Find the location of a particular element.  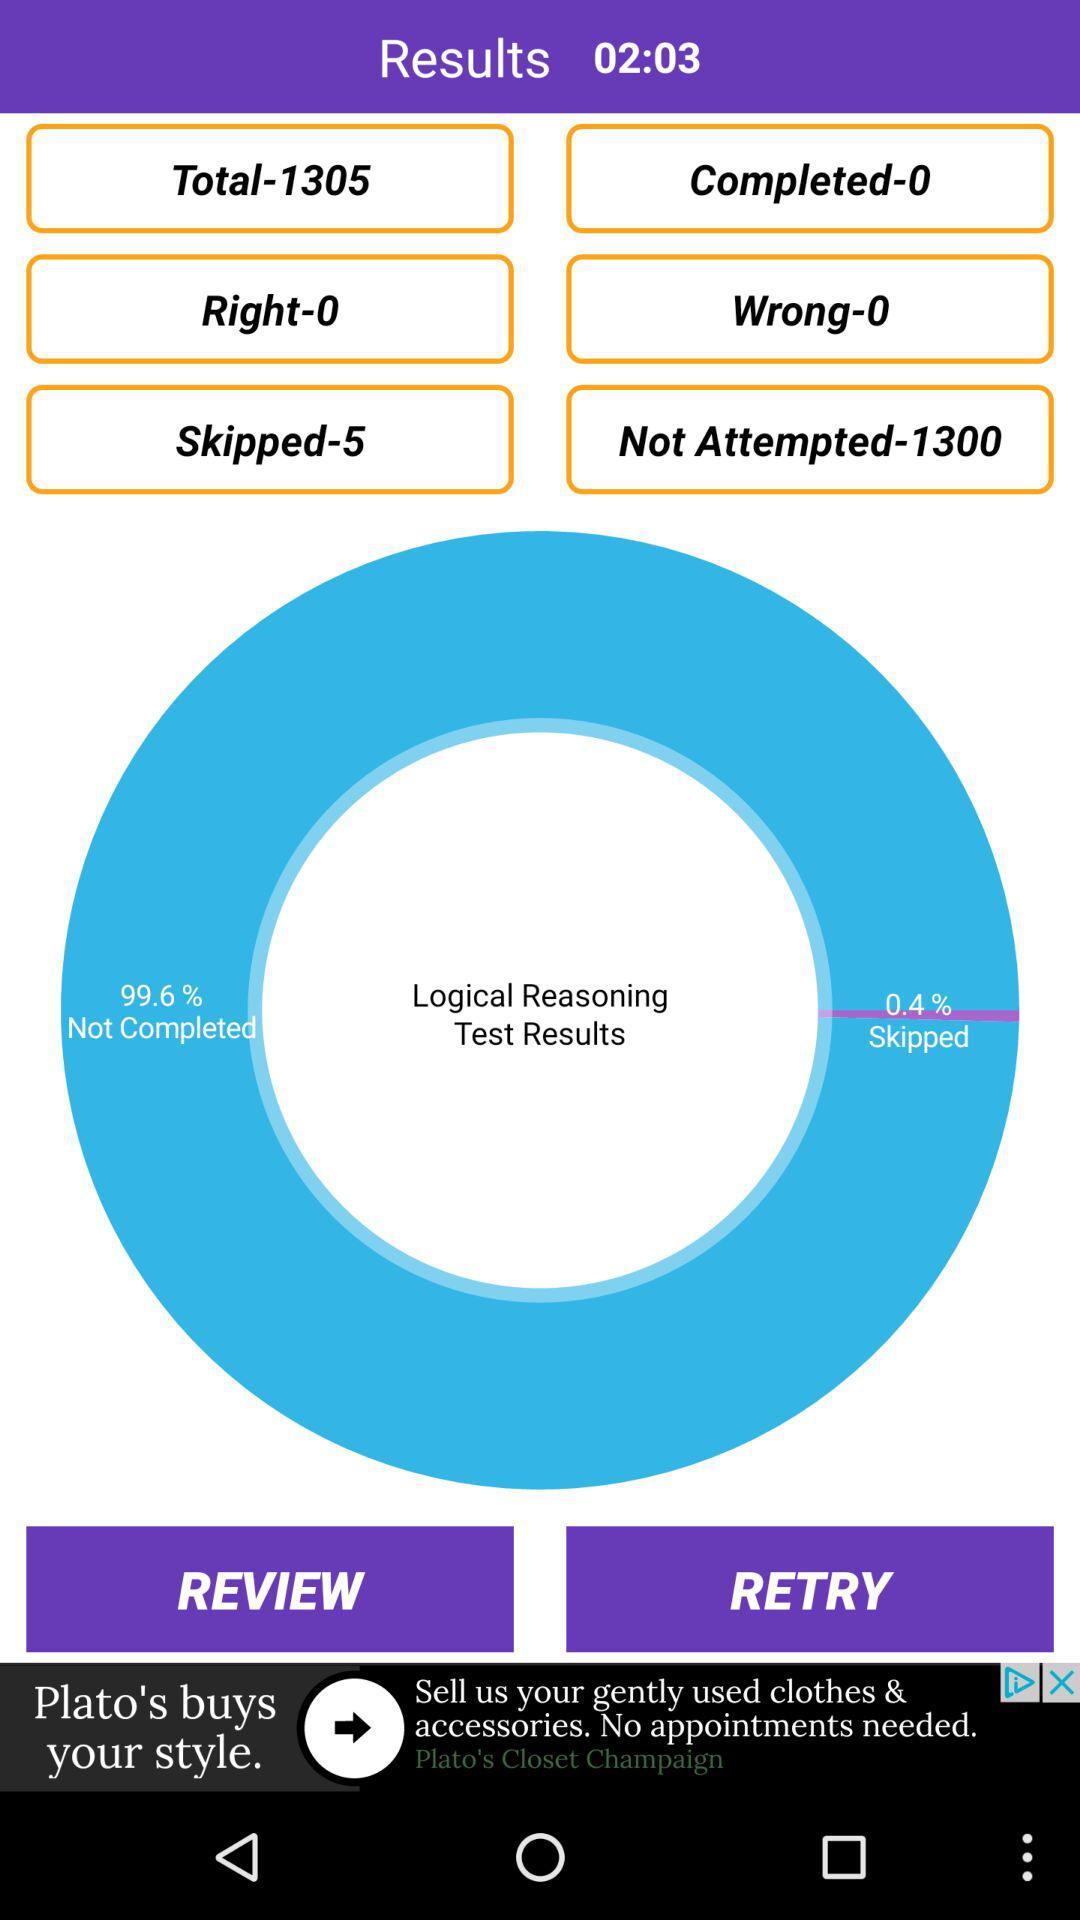

advertisement option is located at coordinates (540, 1727).